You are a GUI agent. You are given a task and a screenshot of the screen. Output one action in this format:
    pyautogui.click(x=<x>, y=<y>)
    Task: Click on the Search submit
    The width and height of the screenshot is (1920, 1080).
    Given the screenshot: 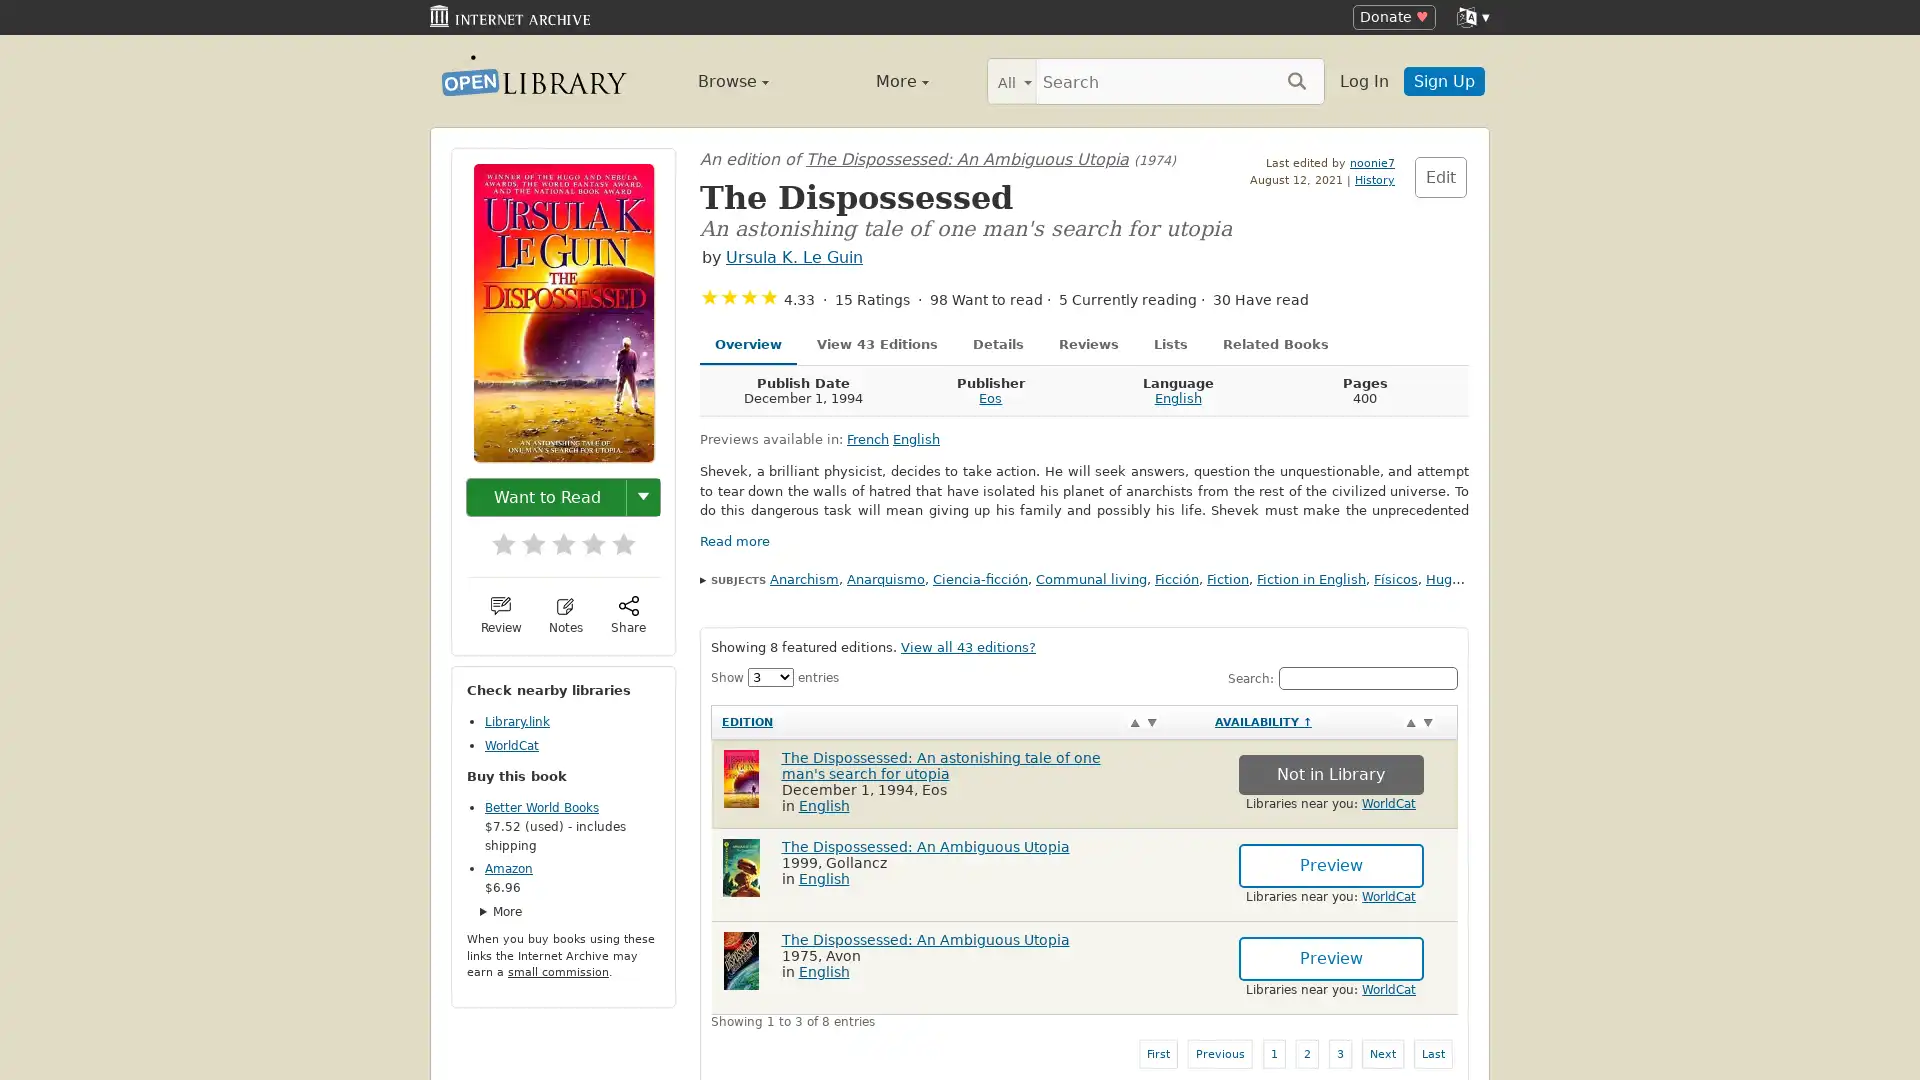 What is the action you would take?
    pyautogui.click(x=1296, y=79)
    